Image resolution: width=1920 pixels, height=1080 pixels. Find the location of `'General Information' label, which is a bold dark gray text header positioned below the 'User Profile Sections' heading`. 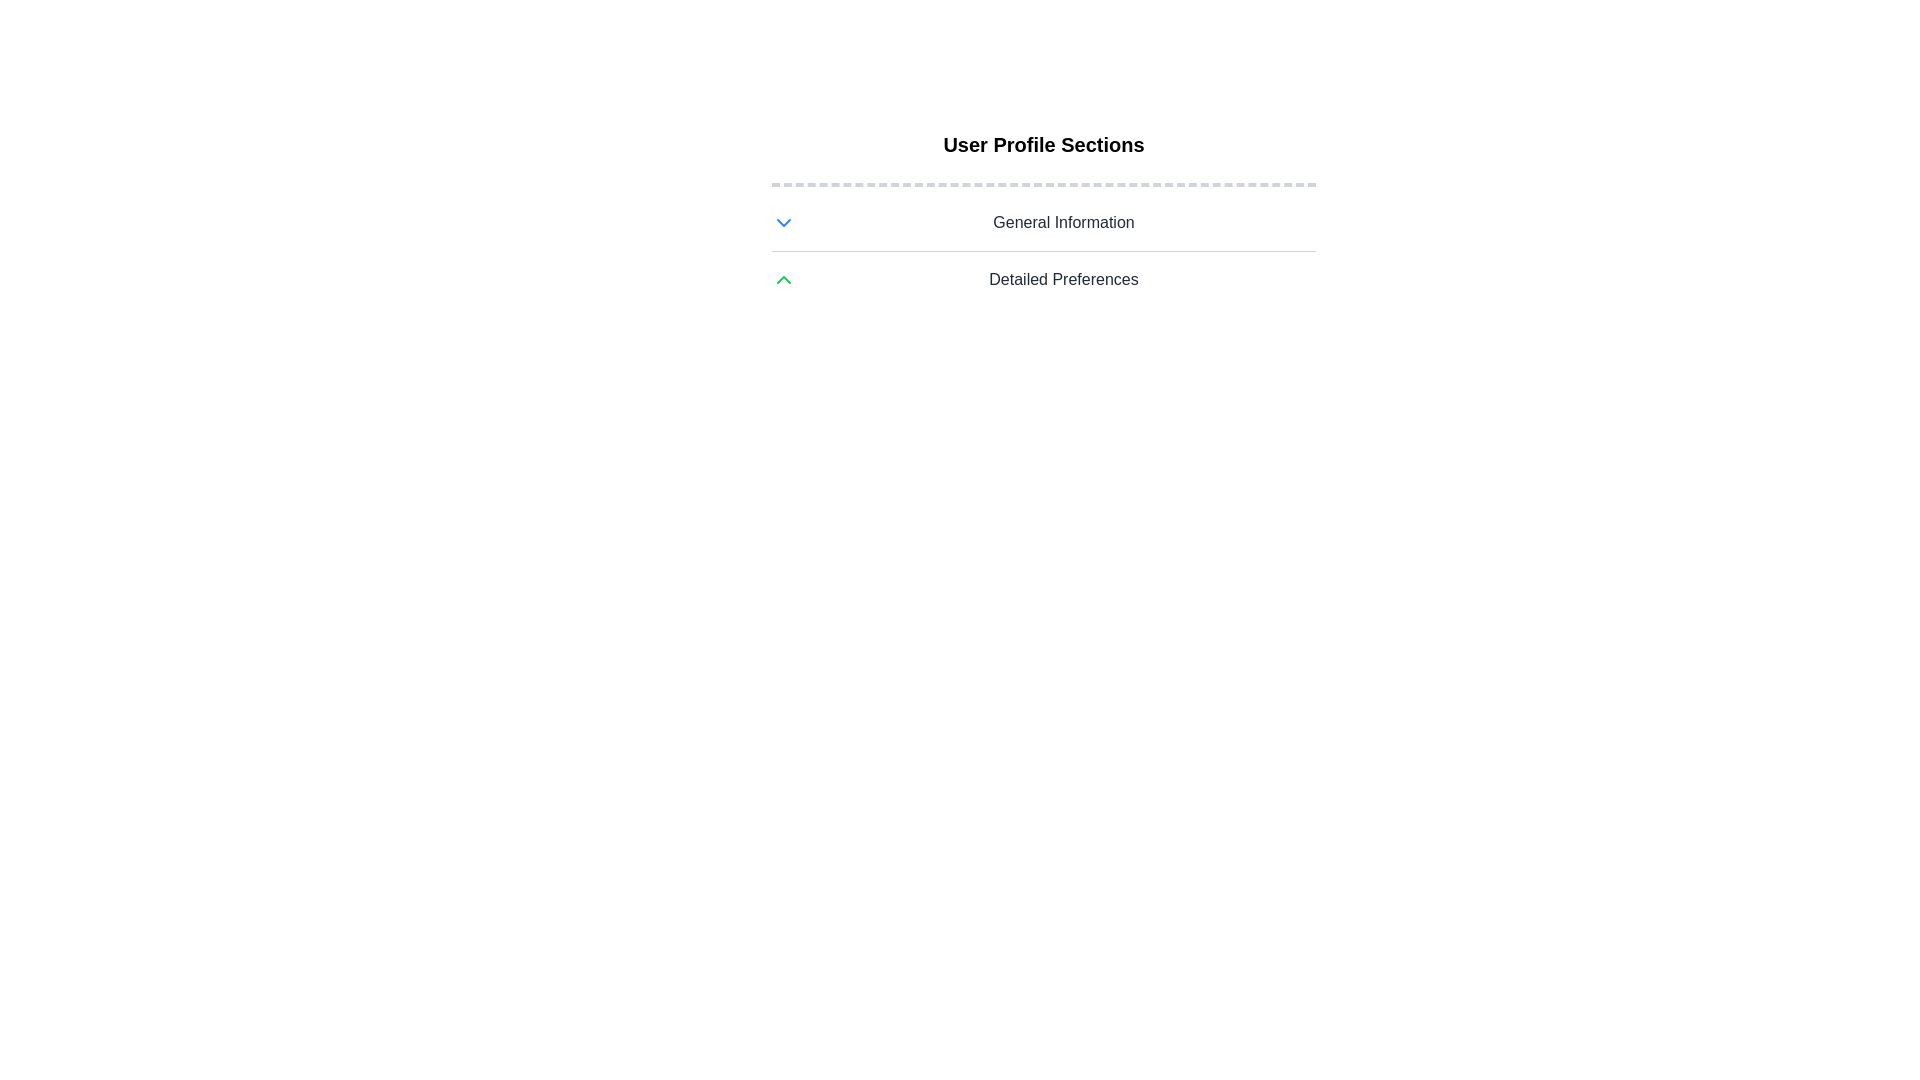

'General Information' label, which is a bold dark gray text header positioned below the 'User Profile Sections' heading is located at coordinates (1063, 223).